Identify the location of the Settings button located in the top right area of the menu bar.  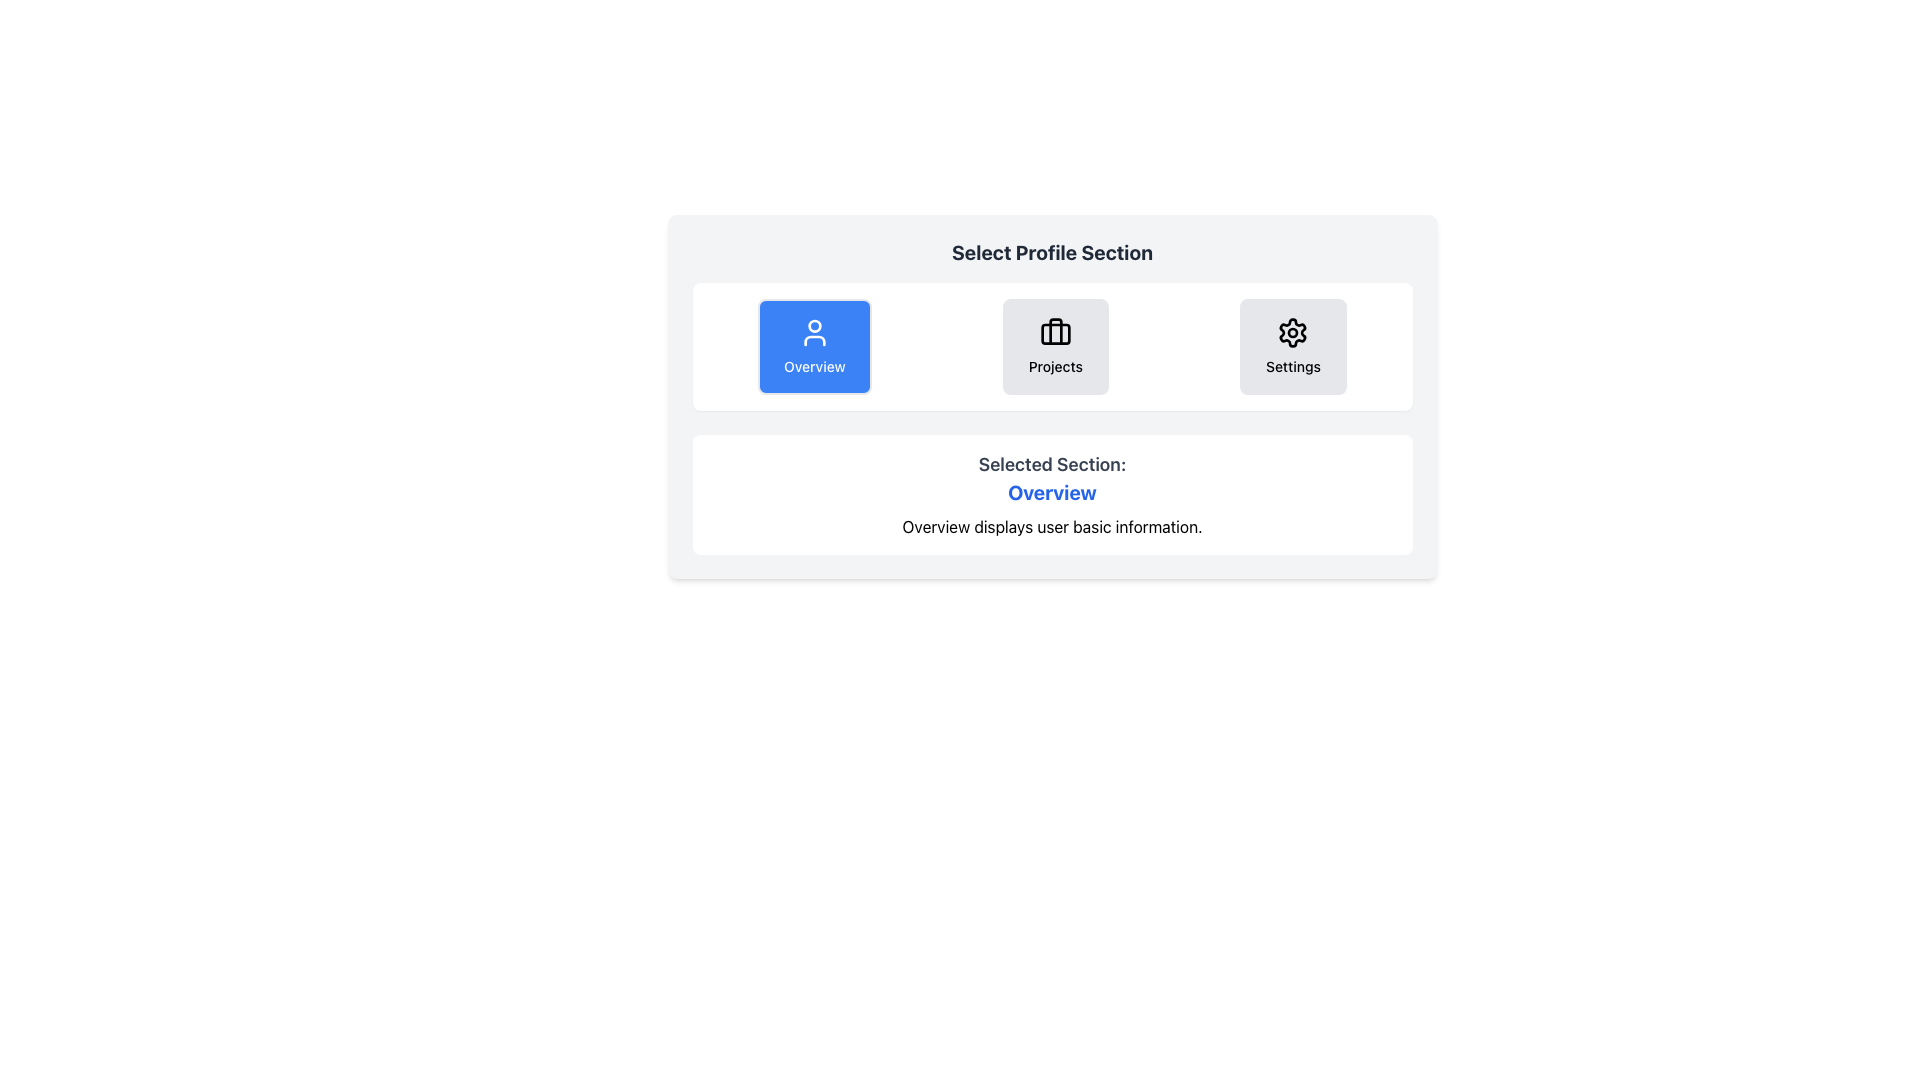
(1293, 346).